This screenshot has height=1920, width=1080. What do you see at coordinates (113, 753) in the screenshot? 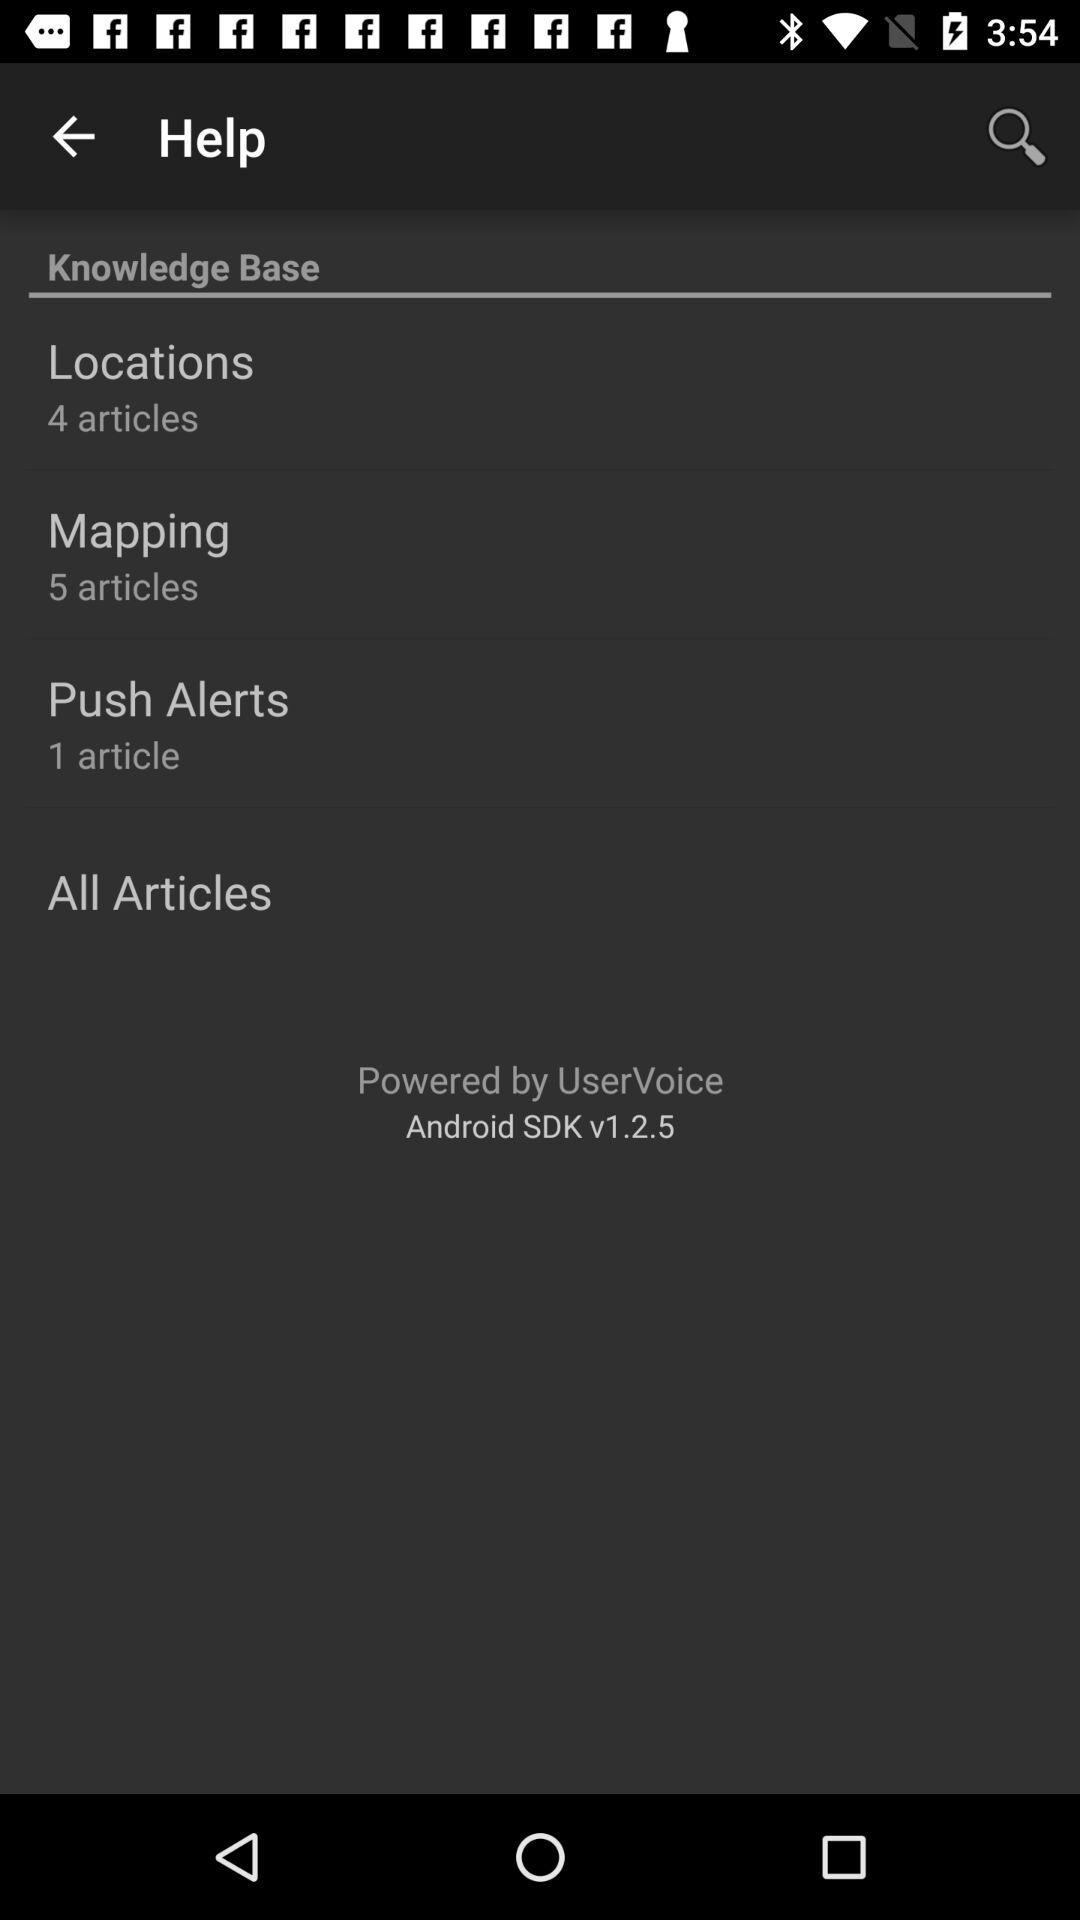
I see `the 1 article item` at bounding box center [113, 753].